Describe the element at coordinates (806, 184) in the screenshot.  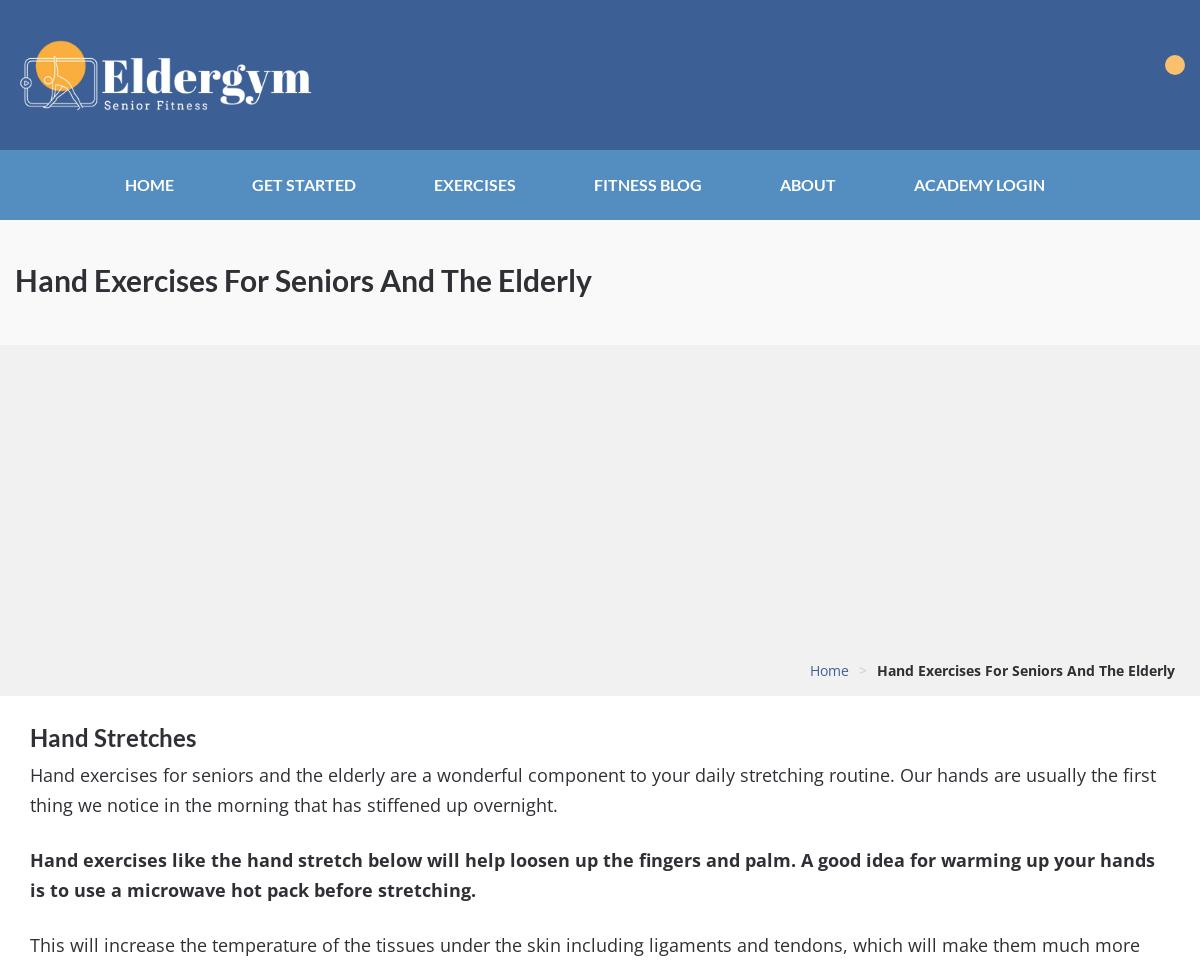
I see `'About'` at that location.